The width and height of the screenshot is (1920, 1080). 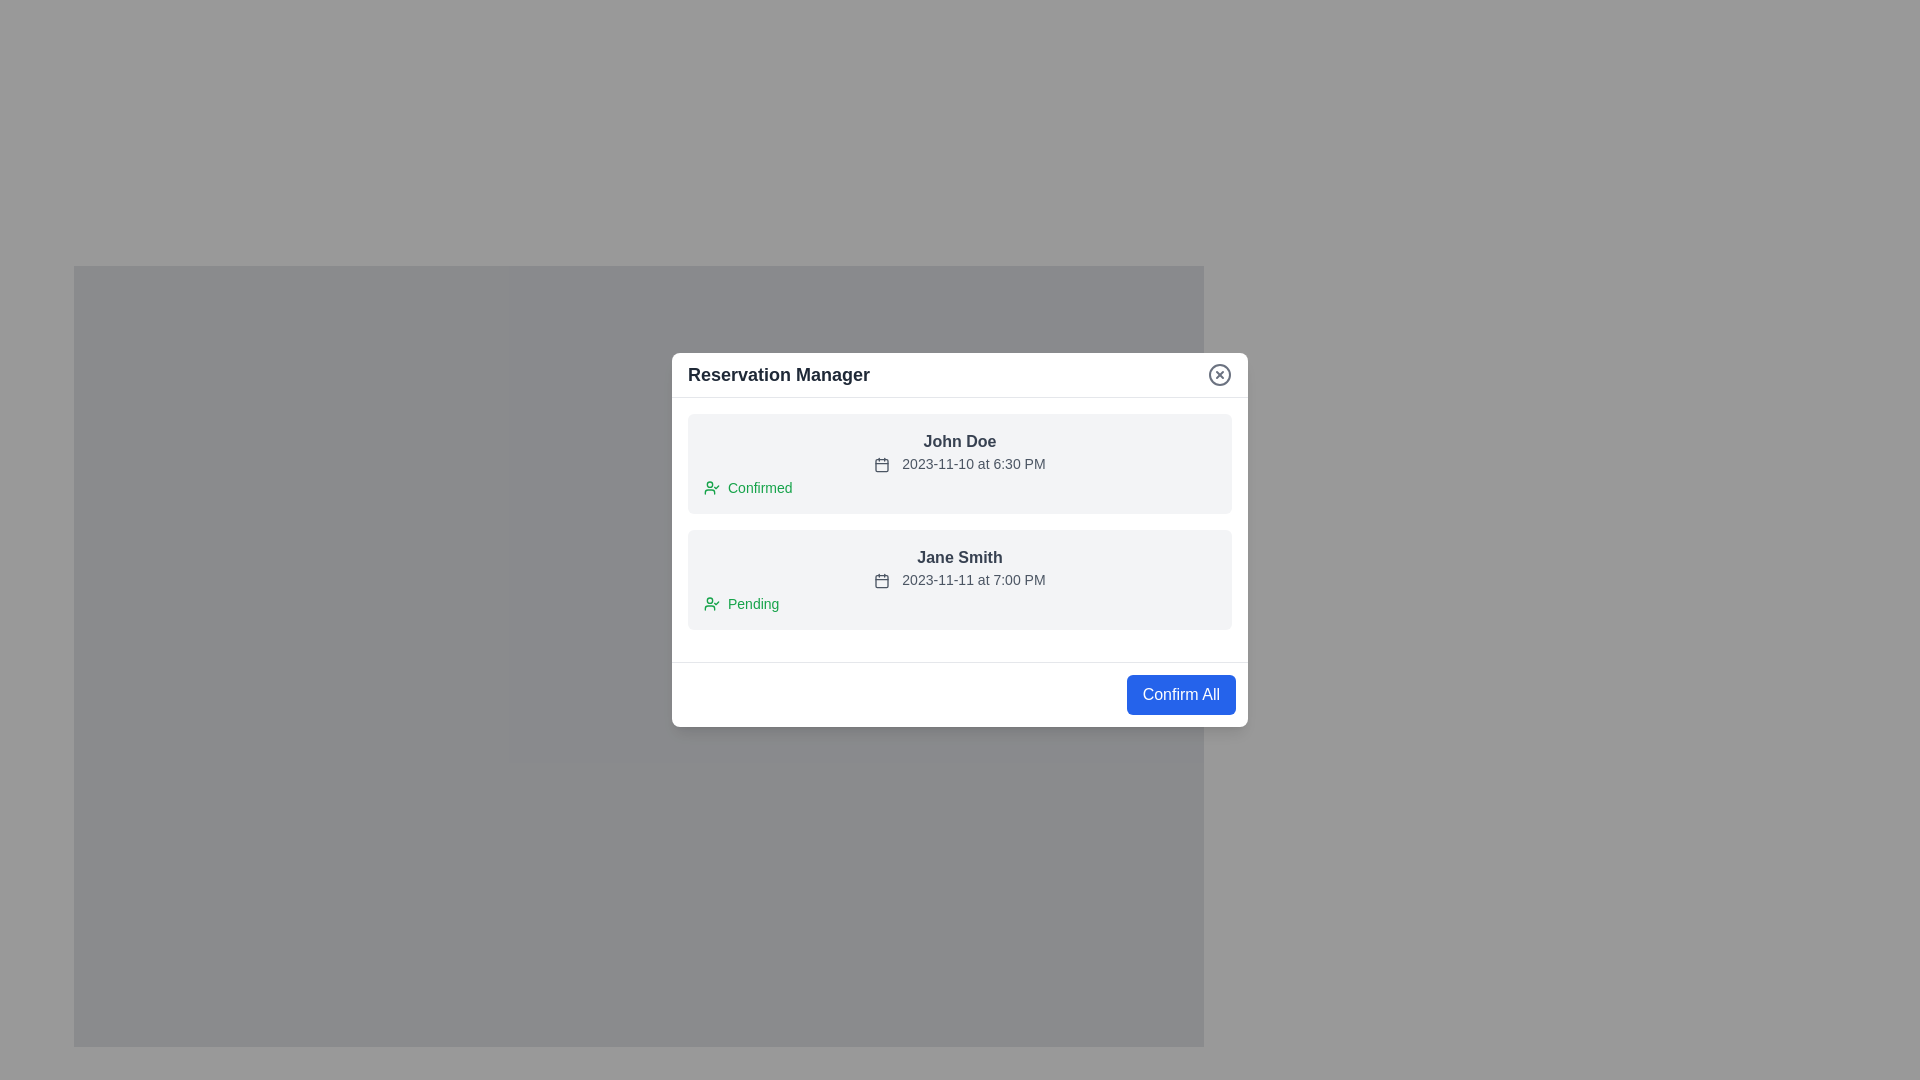 I want to click on the square icon with rounded edges located next to the 'Jane Smith' entry in the 'Reservation Manager' list, so click(x=881, y=582).